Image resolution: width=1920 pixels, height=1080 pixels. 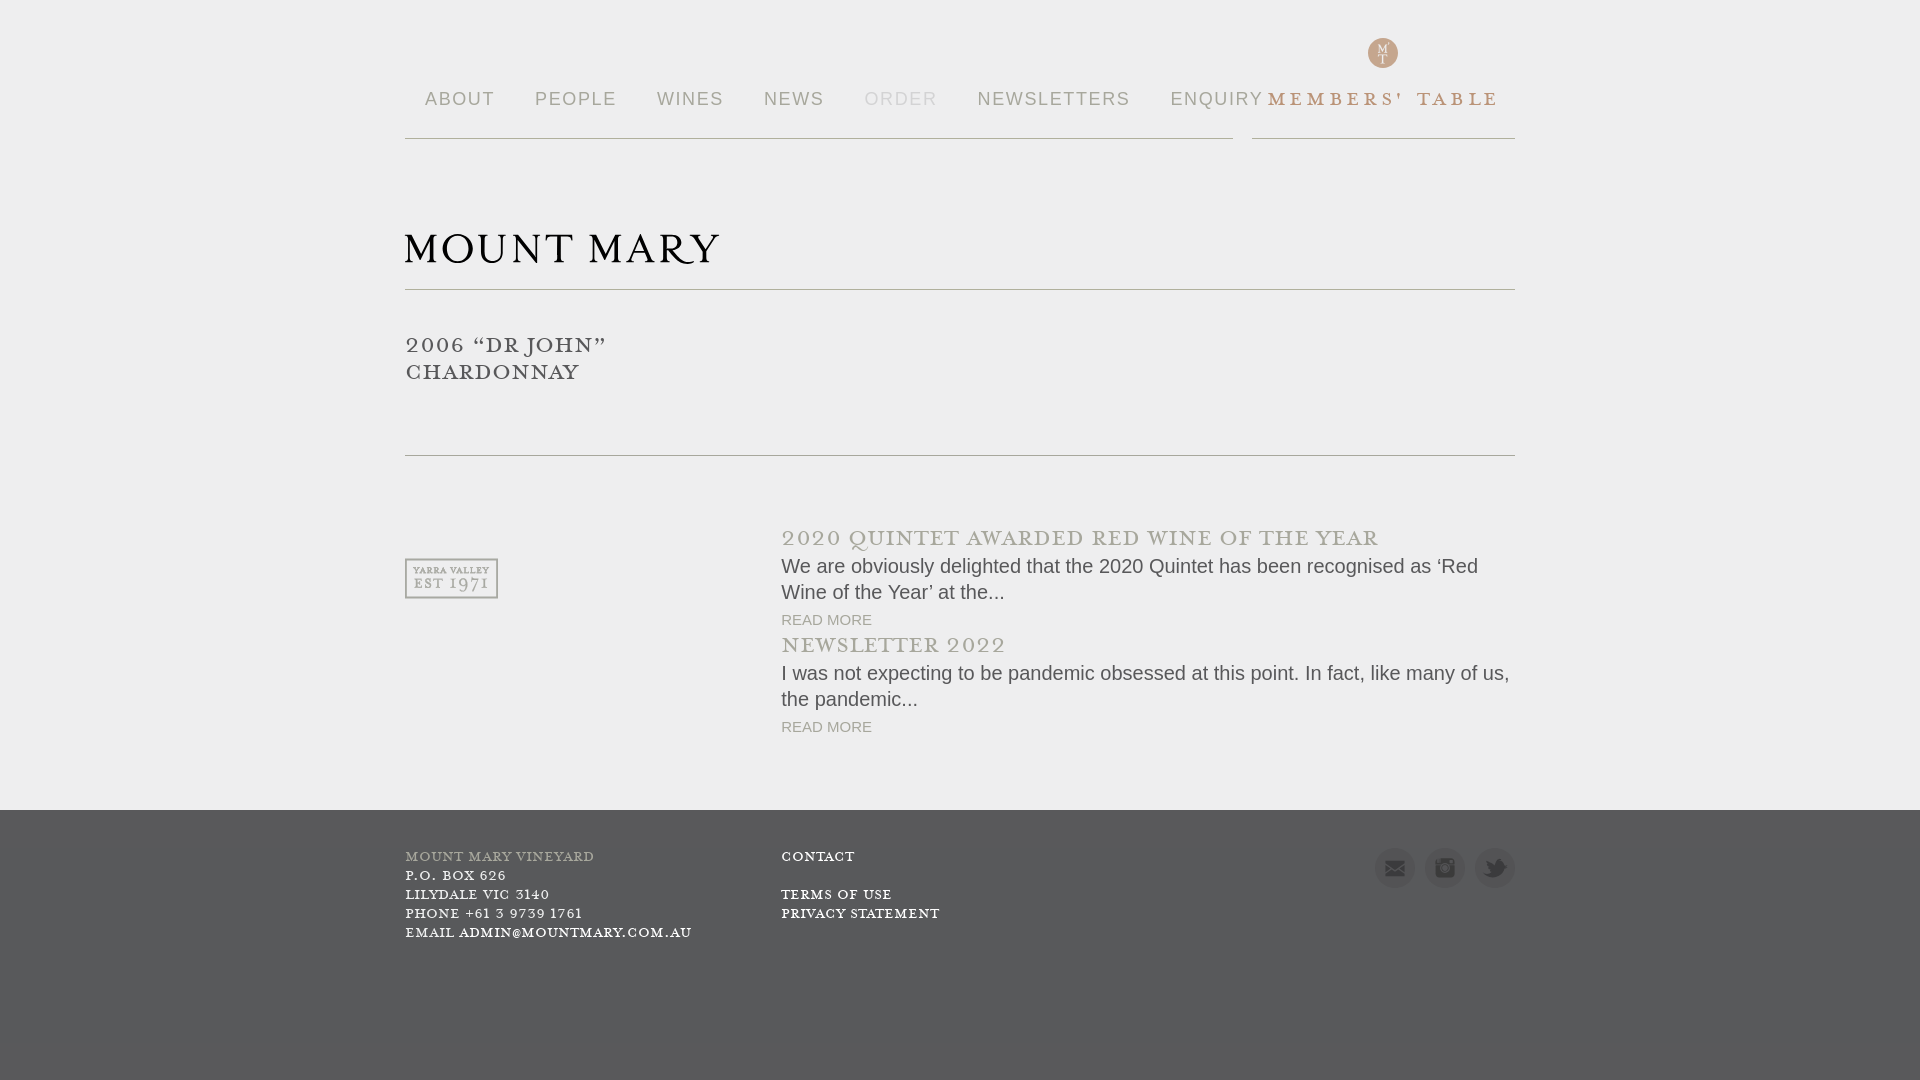 I want to click on 'READ MORE', so click(x=826, y=726).